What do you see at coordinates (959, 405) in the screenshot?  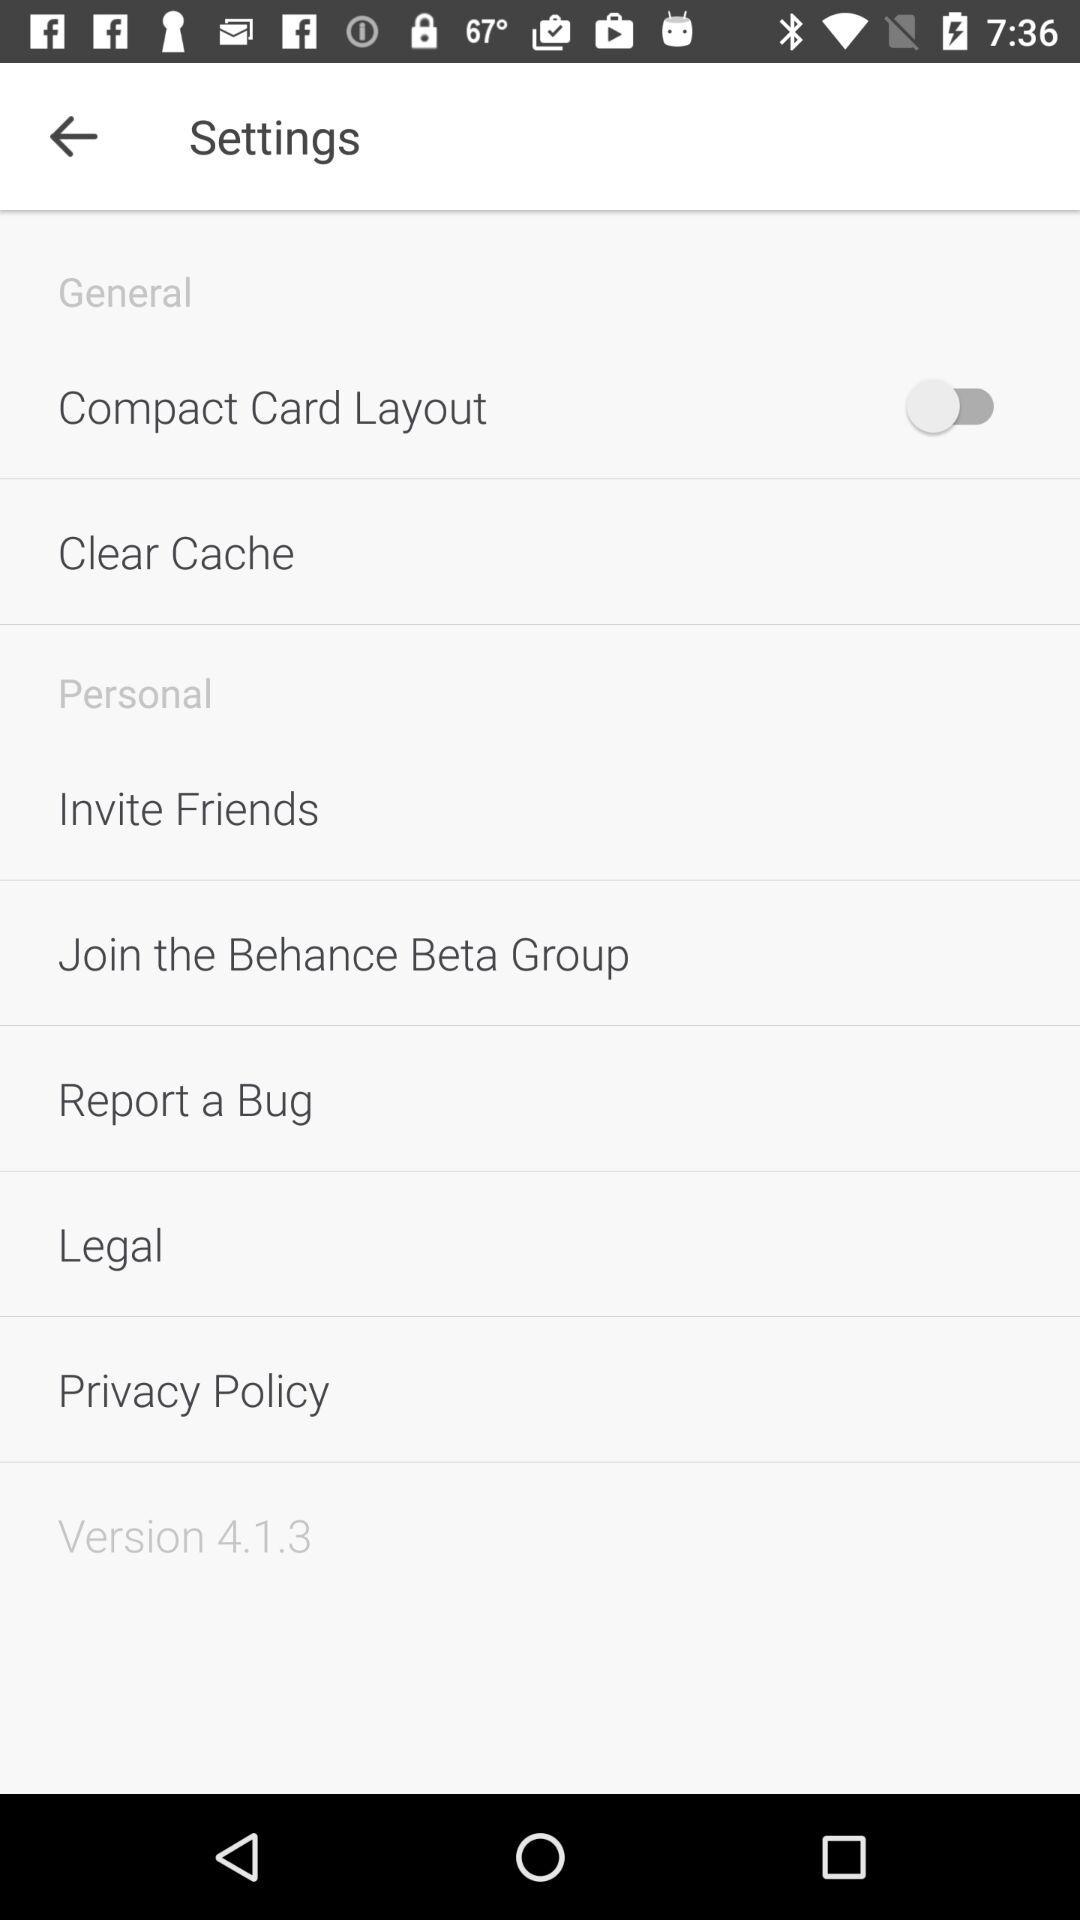 I see `compact layout on/off` at bounding box center [959, 405].